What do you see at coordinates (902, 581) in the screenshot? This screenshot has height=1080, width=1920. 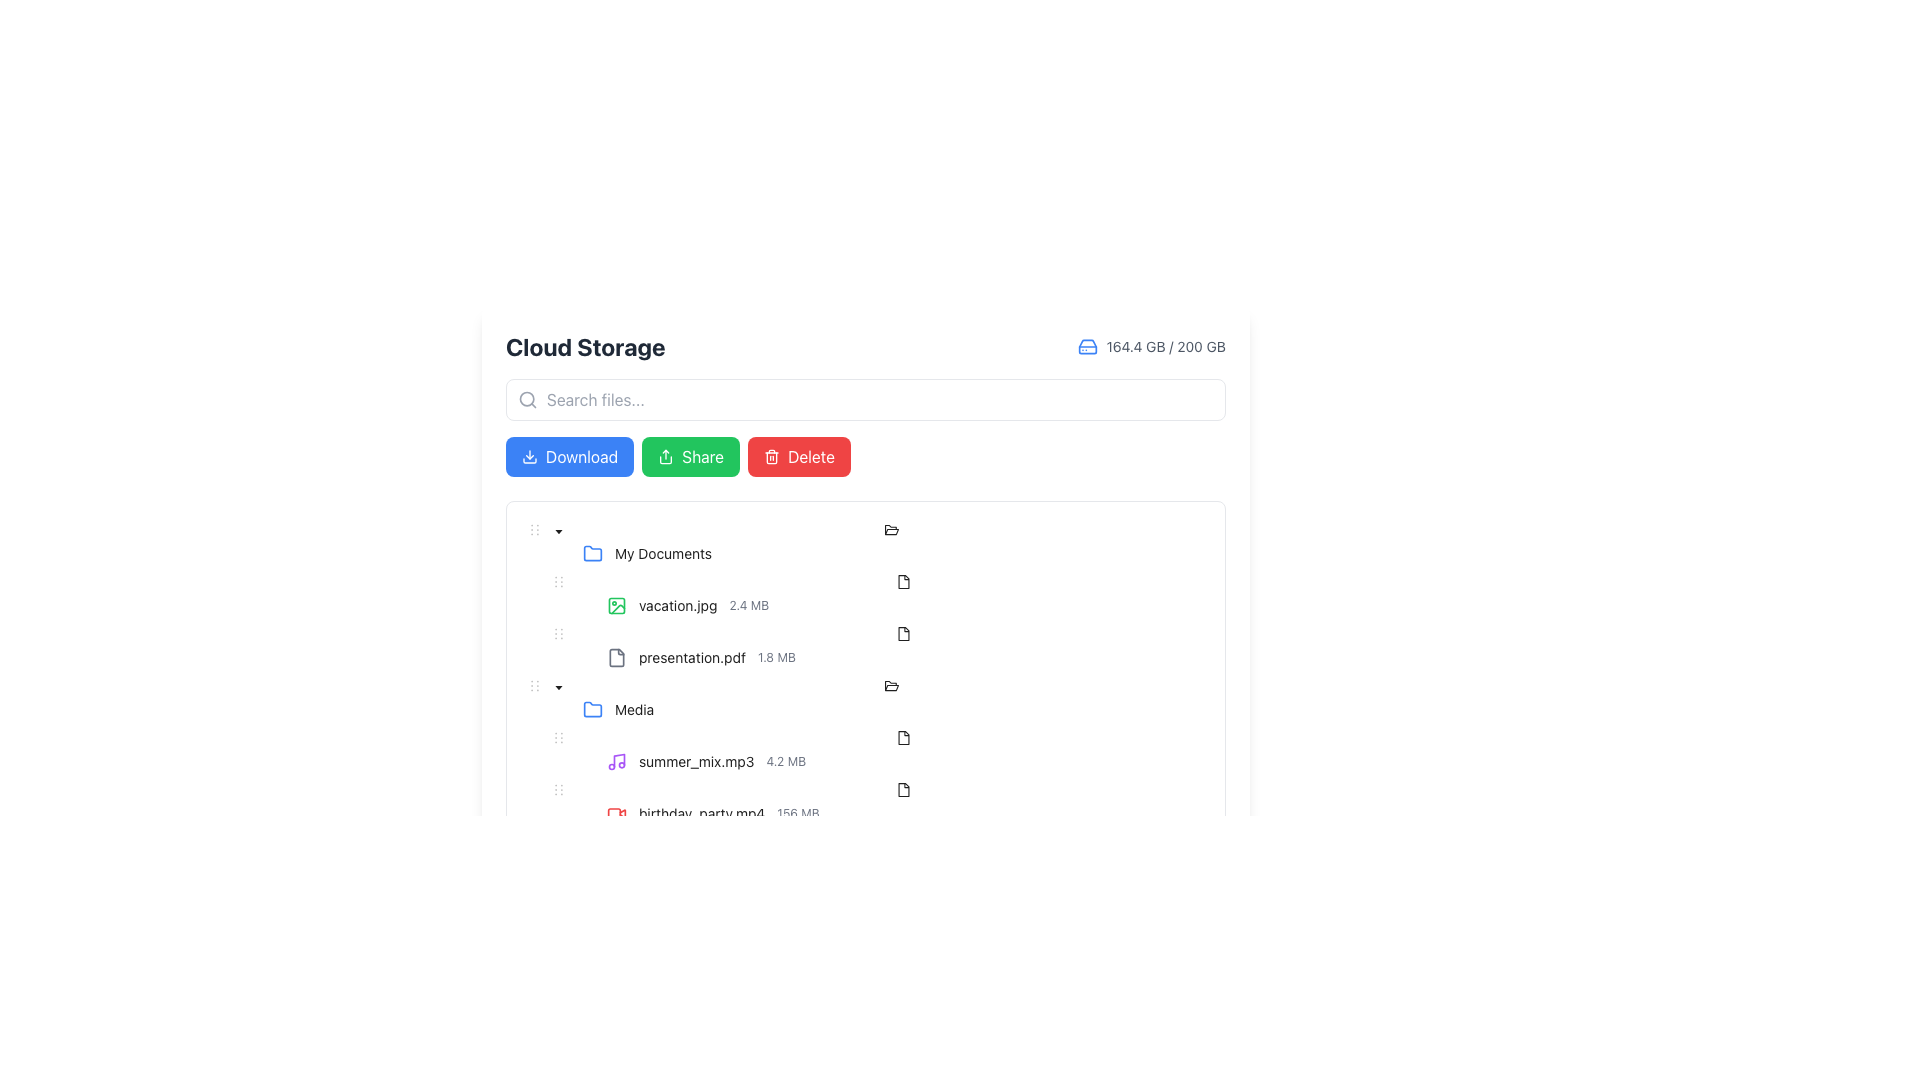 I see `the icon representing a file in the file directory, located to the right of the file name and size information, within the 'Media' directory` at bounding box center [902, 581].